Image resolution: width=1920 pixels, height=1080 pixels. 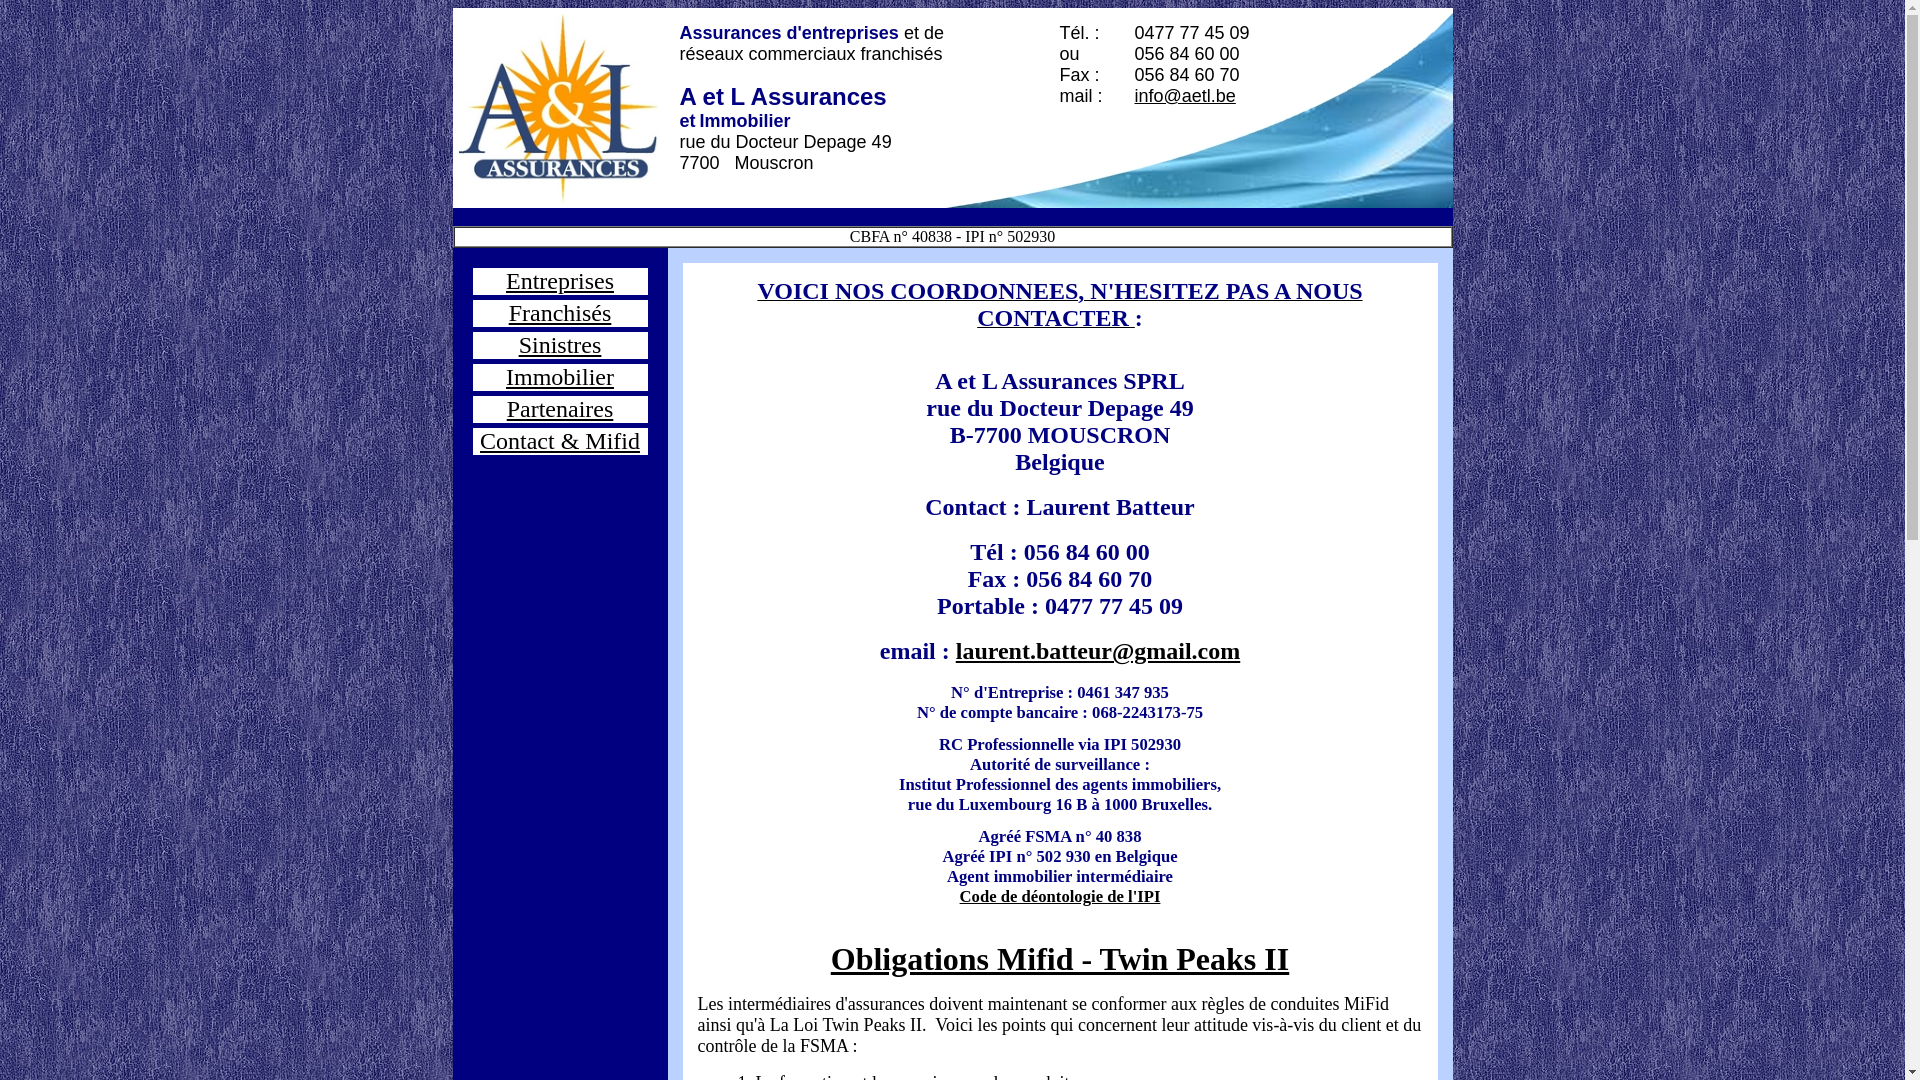 I want to click on 'Entreprises', so click(x=560, y=281).